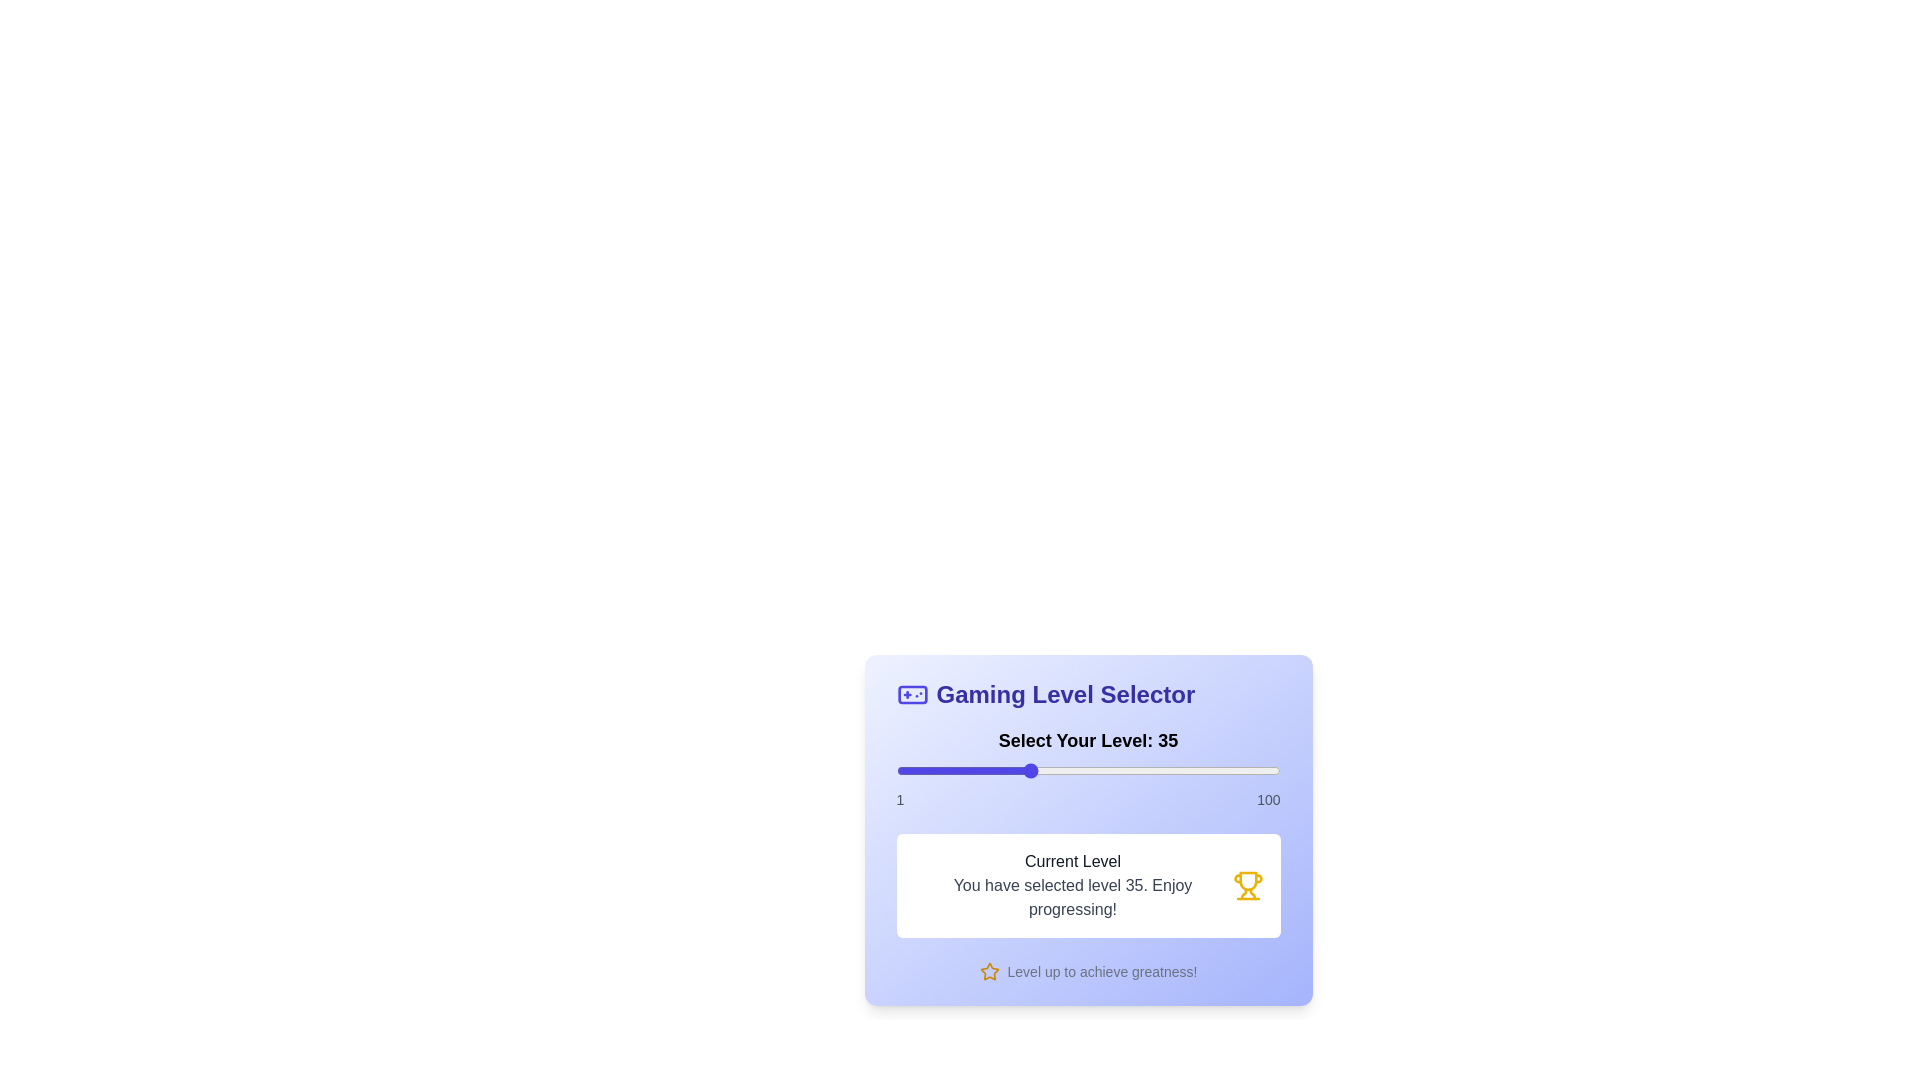 This screenshot has width=1920, height=1080. Describe the element at coordinates (907, 770) in the screenshot. I see `the slider level` at that location.